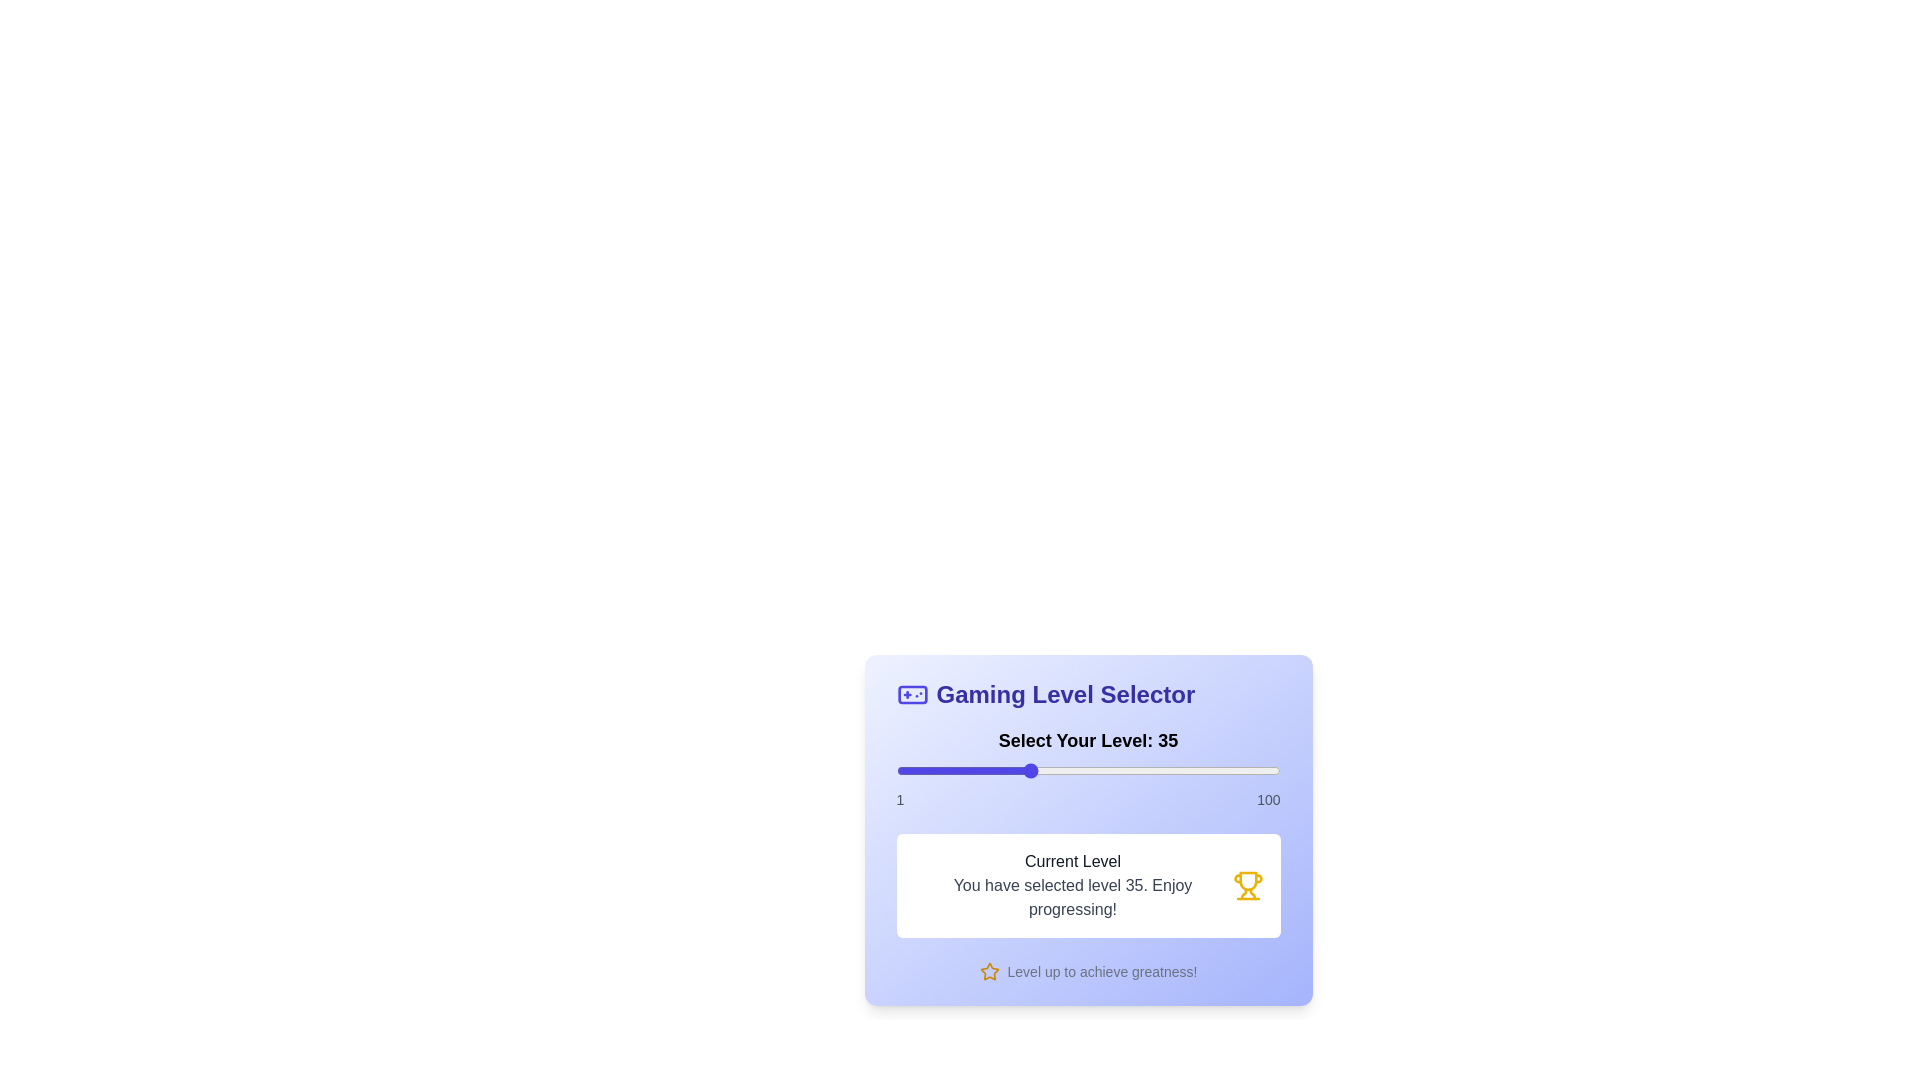 This screenshot has width=1920, height=1080. Describe the element at coordinates (907, 770) in the screenshot. I see `the slider level` at that location.